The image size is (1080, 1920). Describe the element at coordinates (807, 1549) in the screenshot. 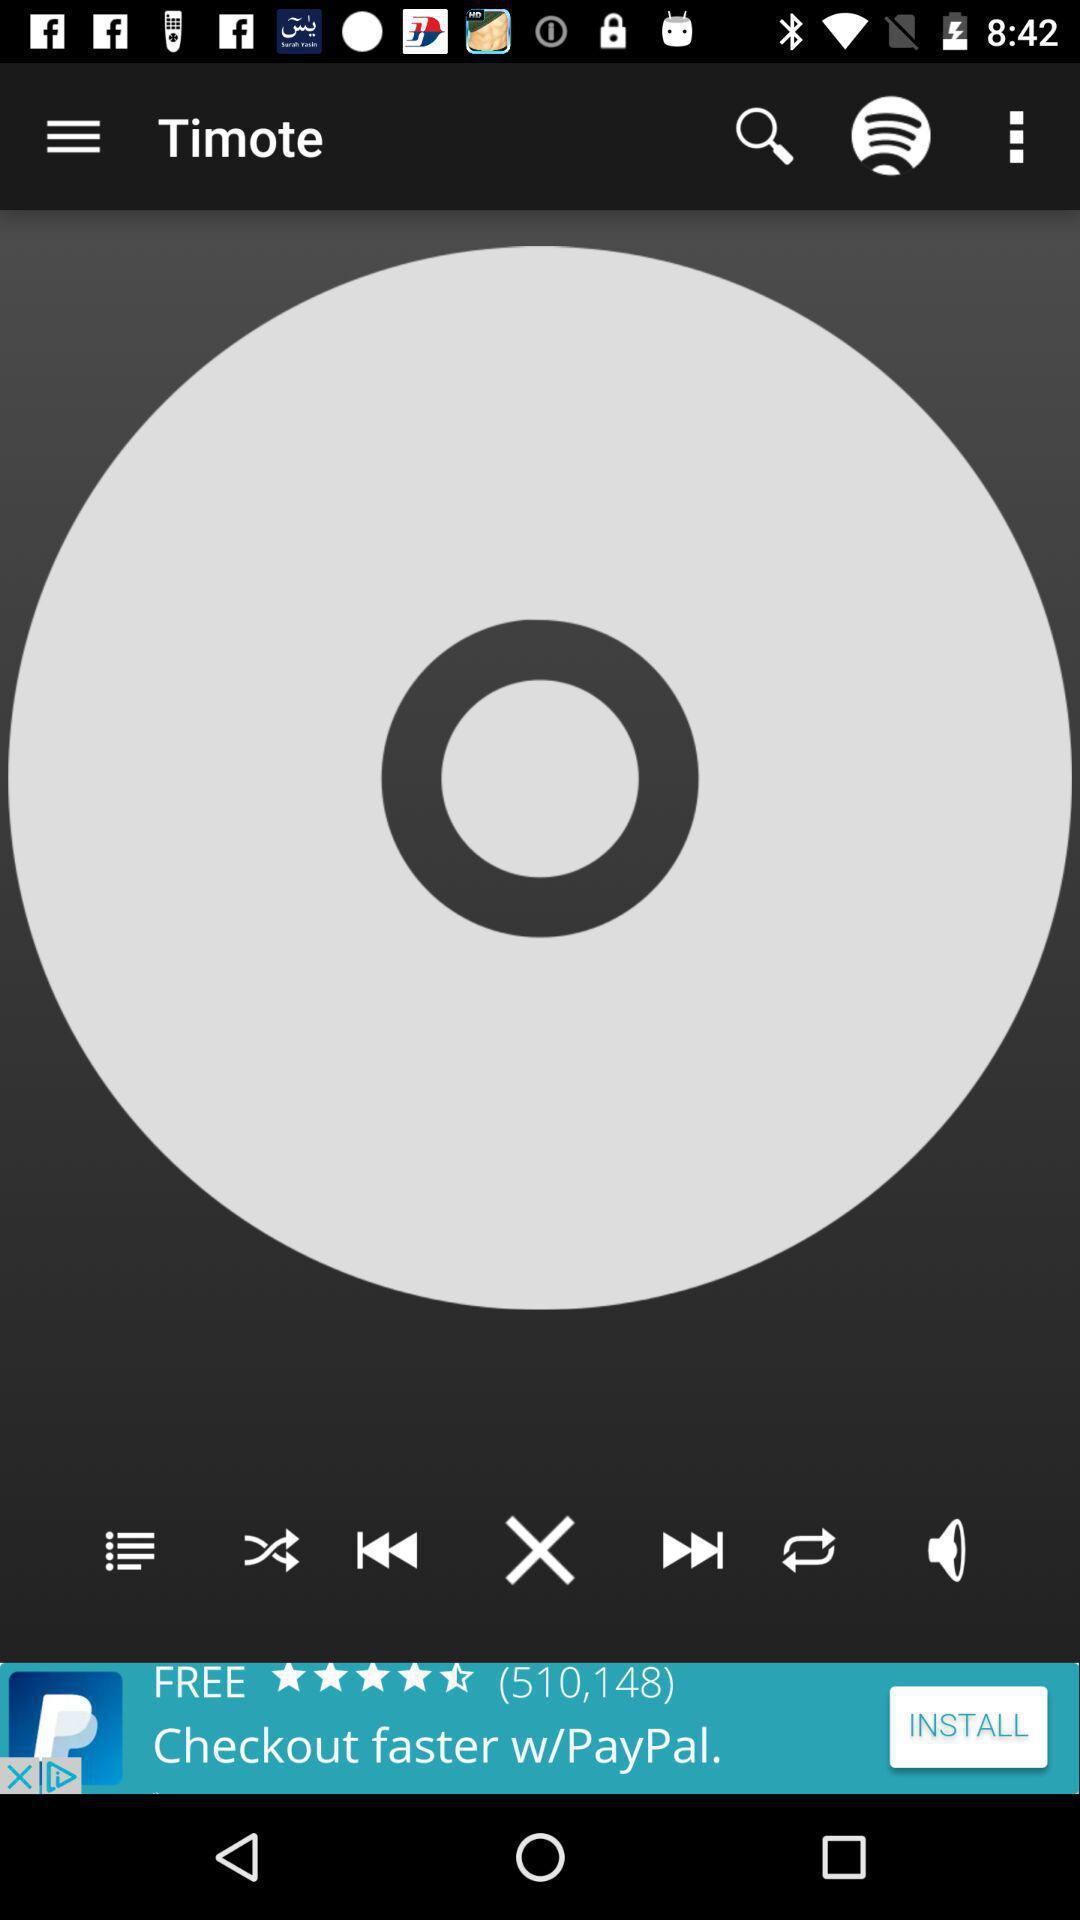

I see `the repeat icon` at that location.